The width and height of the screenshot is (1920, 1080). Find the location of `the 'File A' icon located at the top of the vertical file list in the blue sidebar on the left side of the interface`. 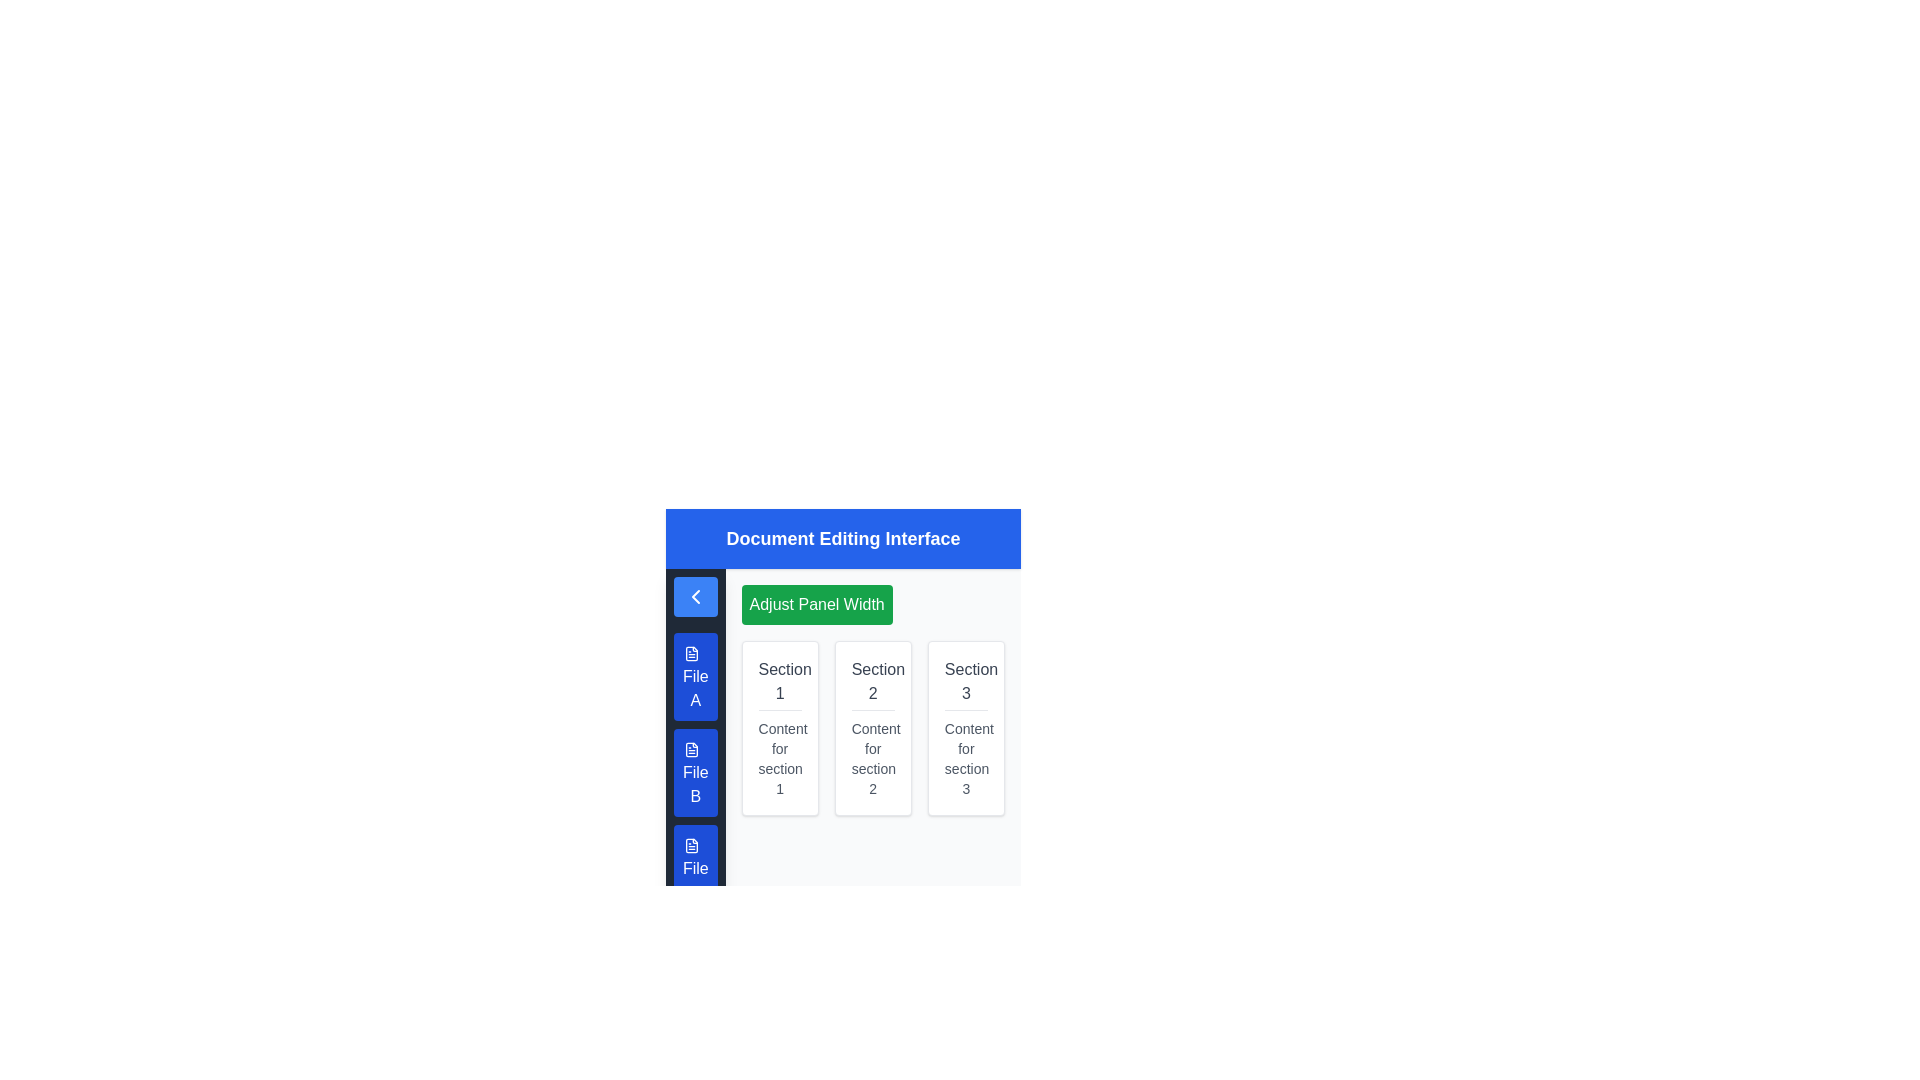

the 'File A' icon located at the top of the vertical file list in the blue sidebar on the left side of the interface is located at coordinates (691, 653).